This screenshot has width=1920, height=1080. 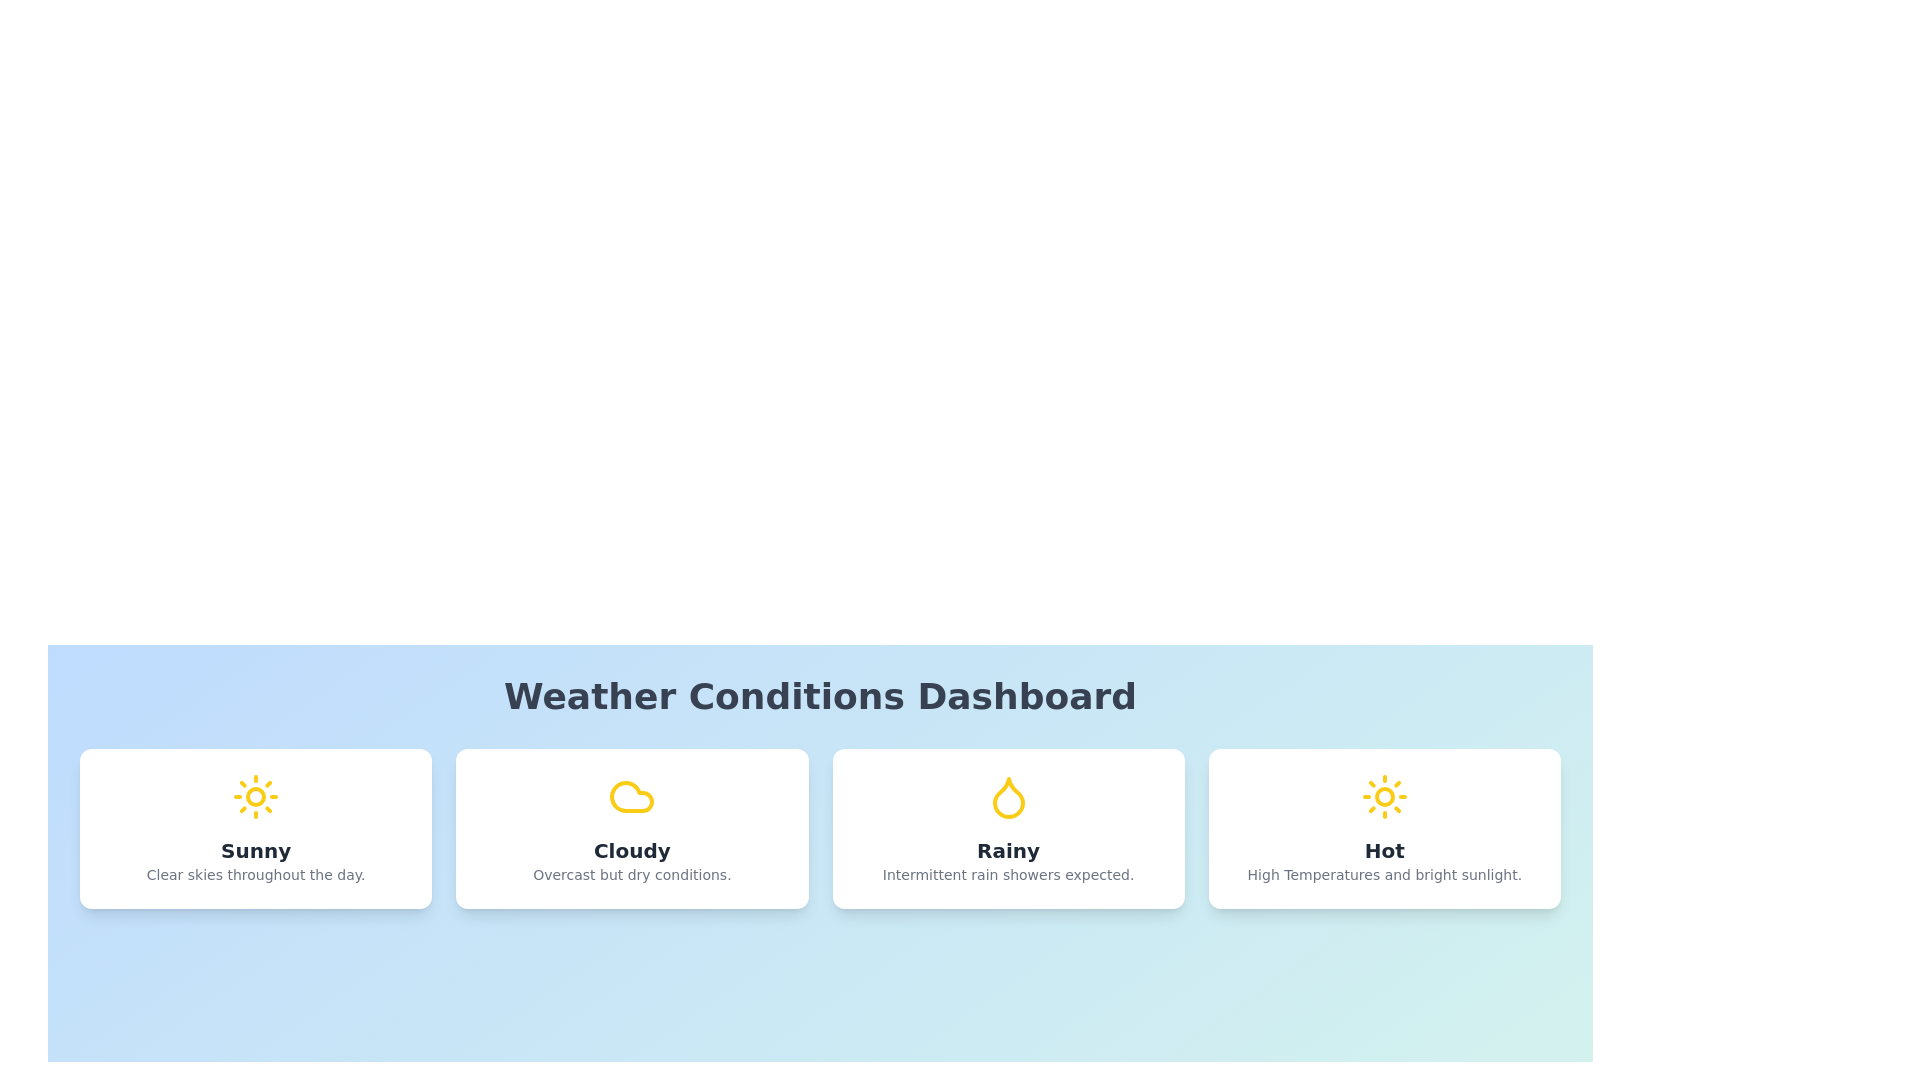 I want to click on the yellow droplet-shaped icon located at the top of the third weather condition card, which is above the text 'Rainy' and 'Intermittent rain showers expected.', so click(x=1008, y=796).